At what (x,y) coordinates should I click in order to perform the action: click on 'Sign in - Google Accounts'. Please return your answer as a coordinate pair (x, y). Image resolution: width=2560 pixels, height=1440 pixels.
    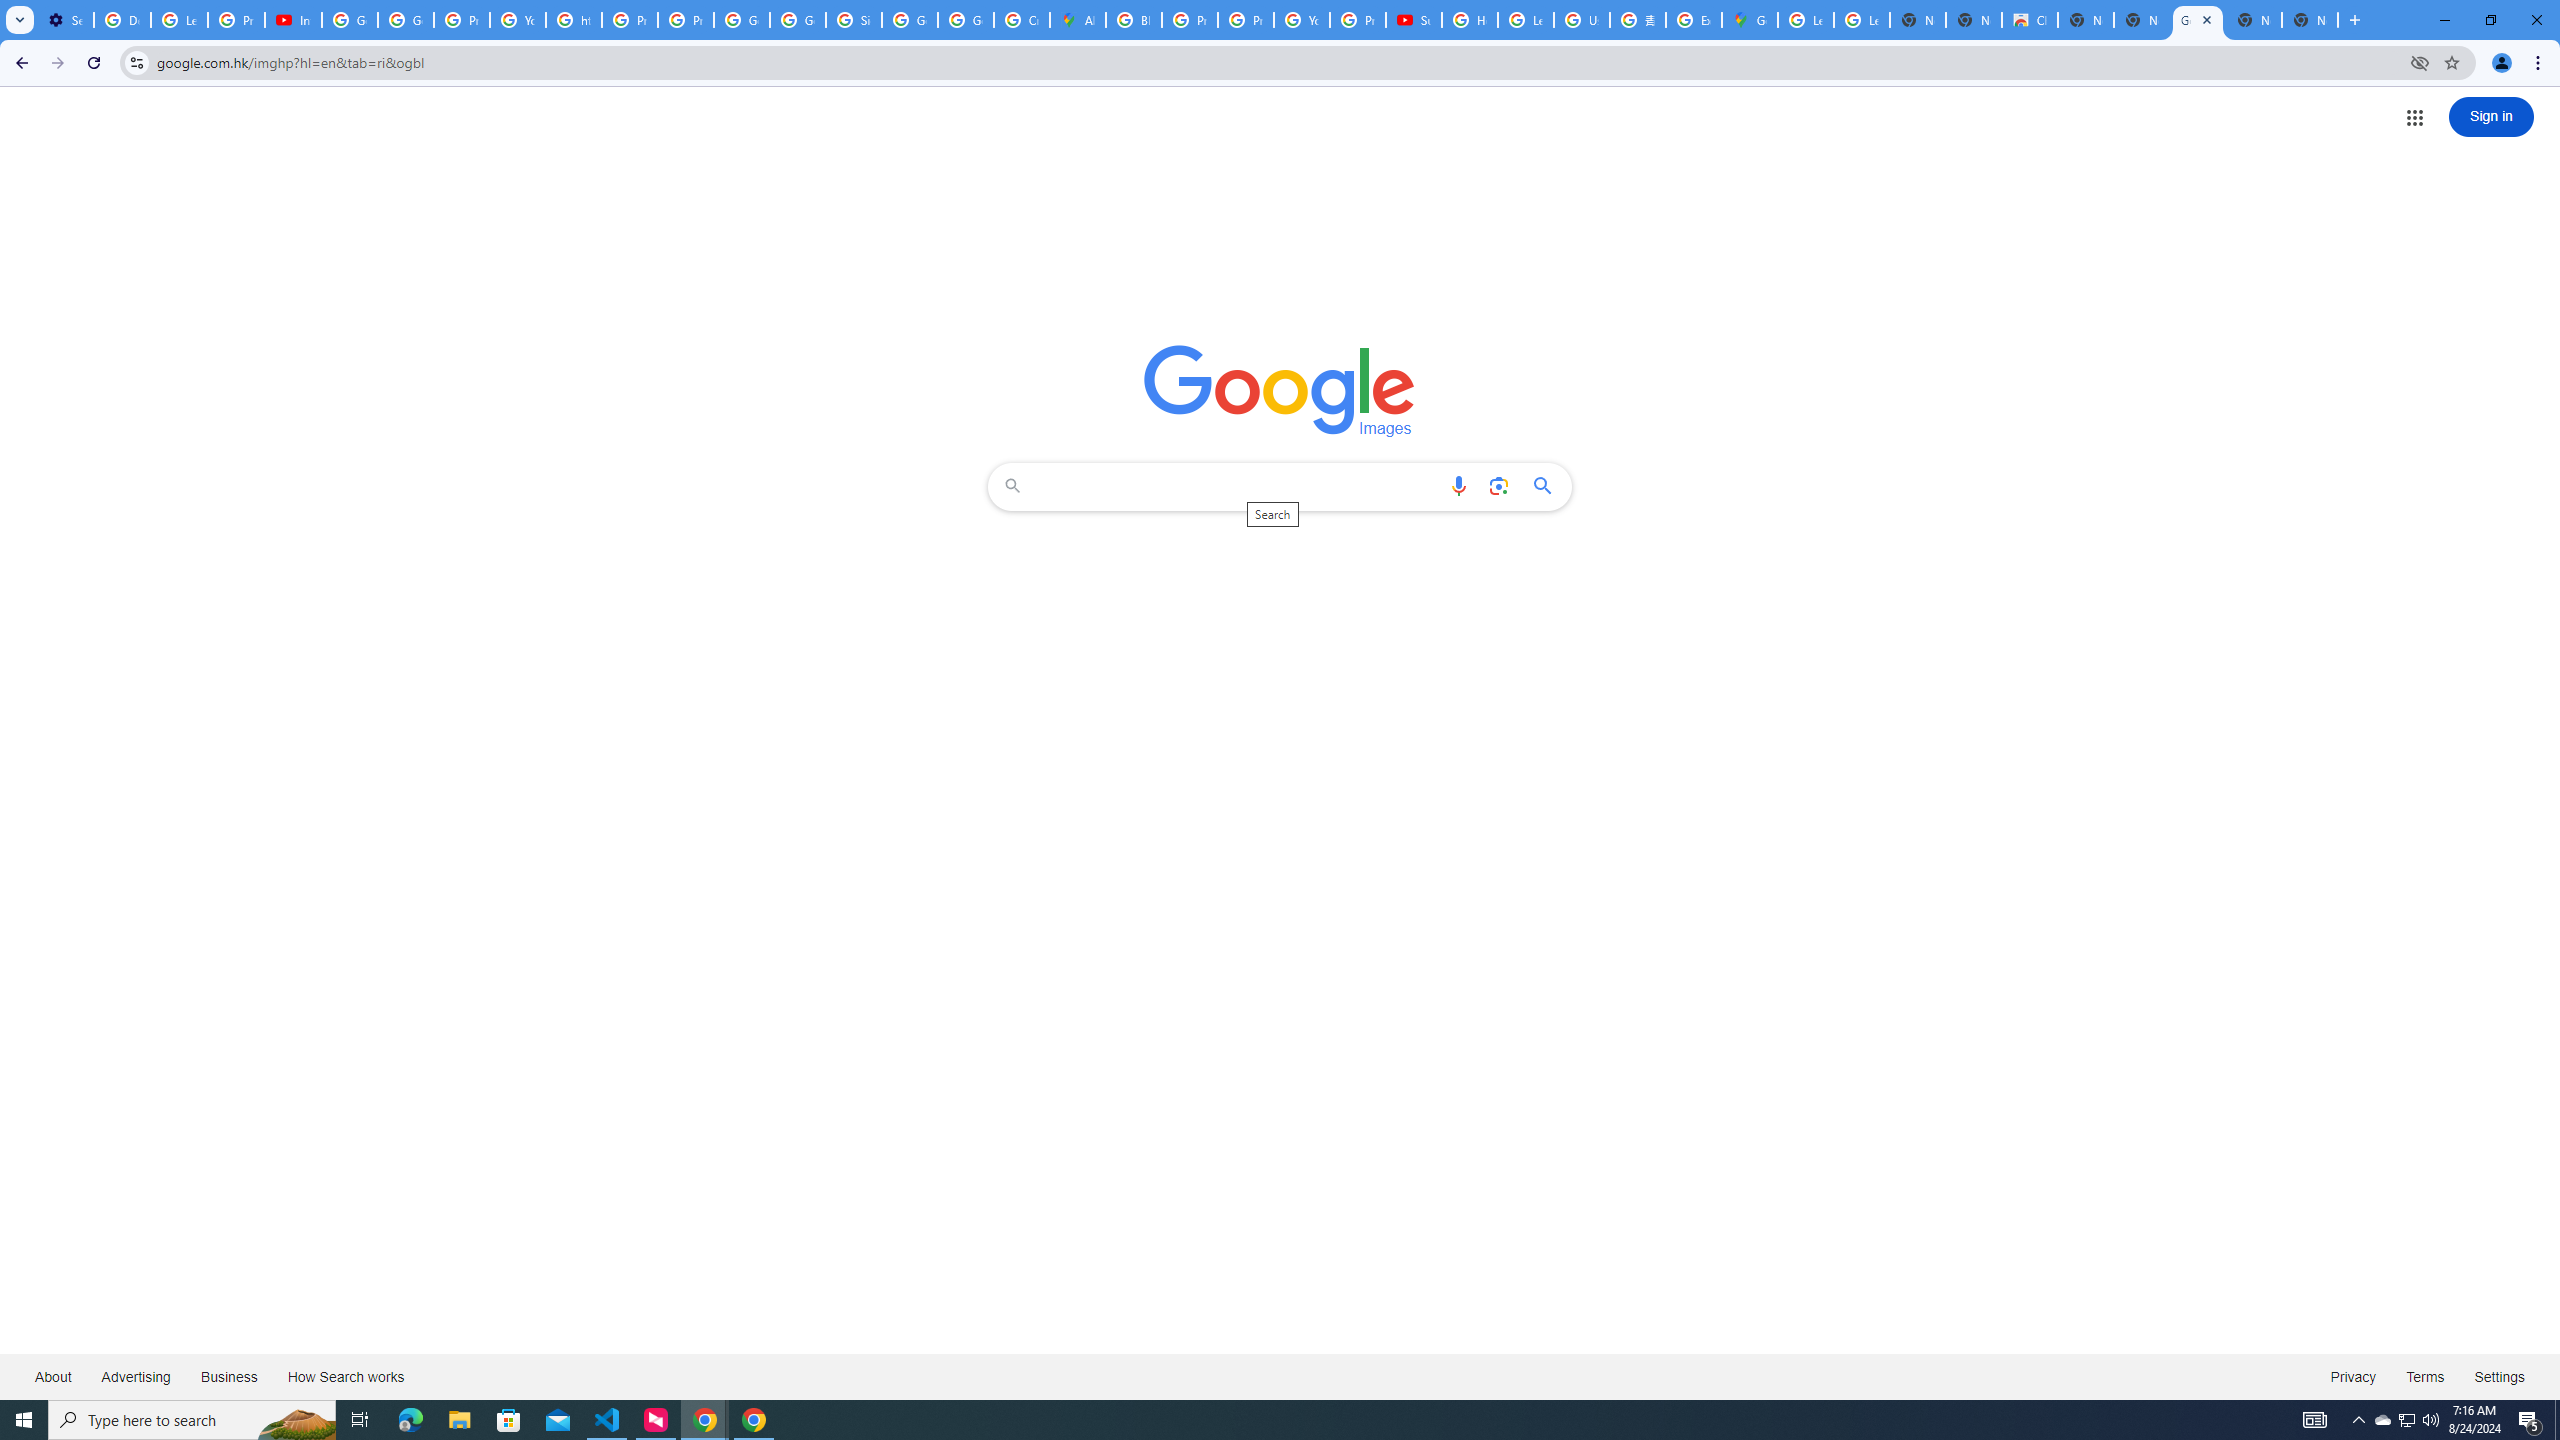
    Looking at the image, I should click on (852, 19).